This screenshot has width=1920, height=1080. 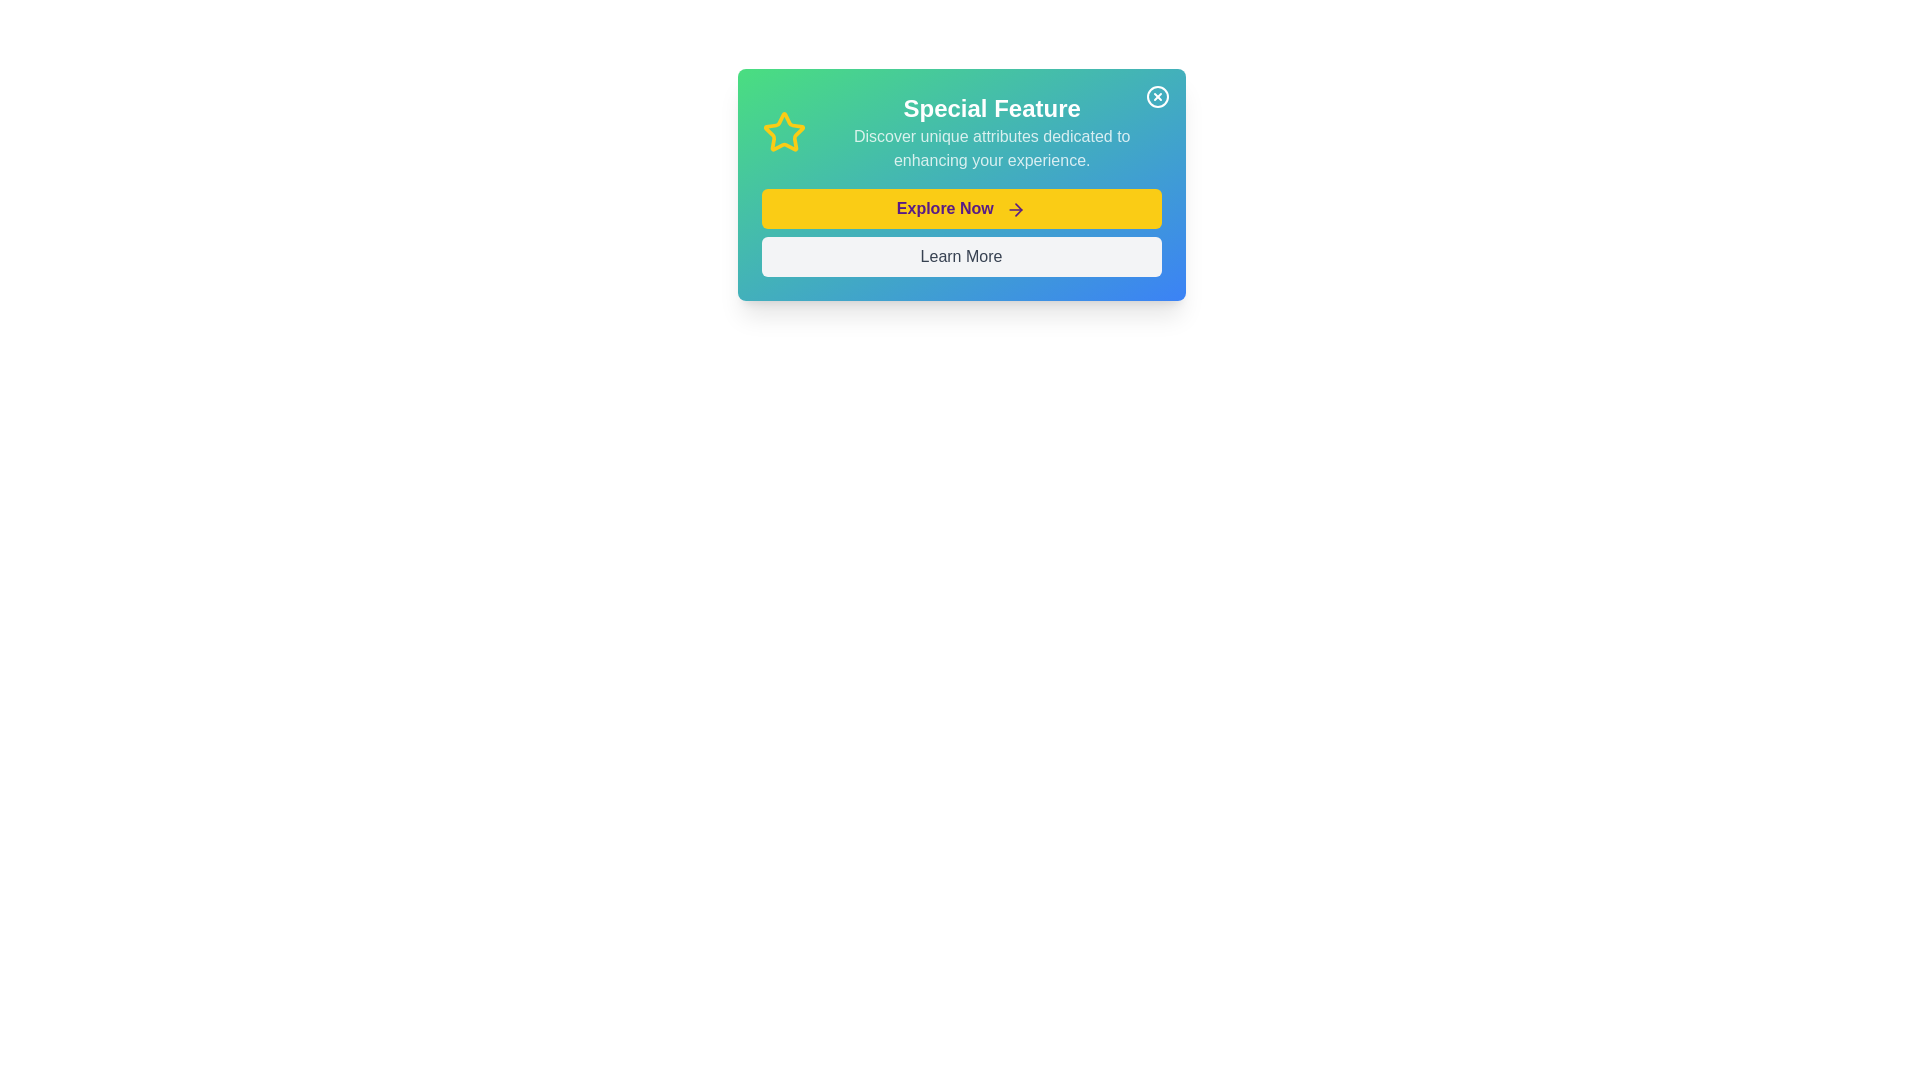 I want to click on the iconic close button represented by a circular element located in the top-right corner of the card, so click(x=1157, y=96).